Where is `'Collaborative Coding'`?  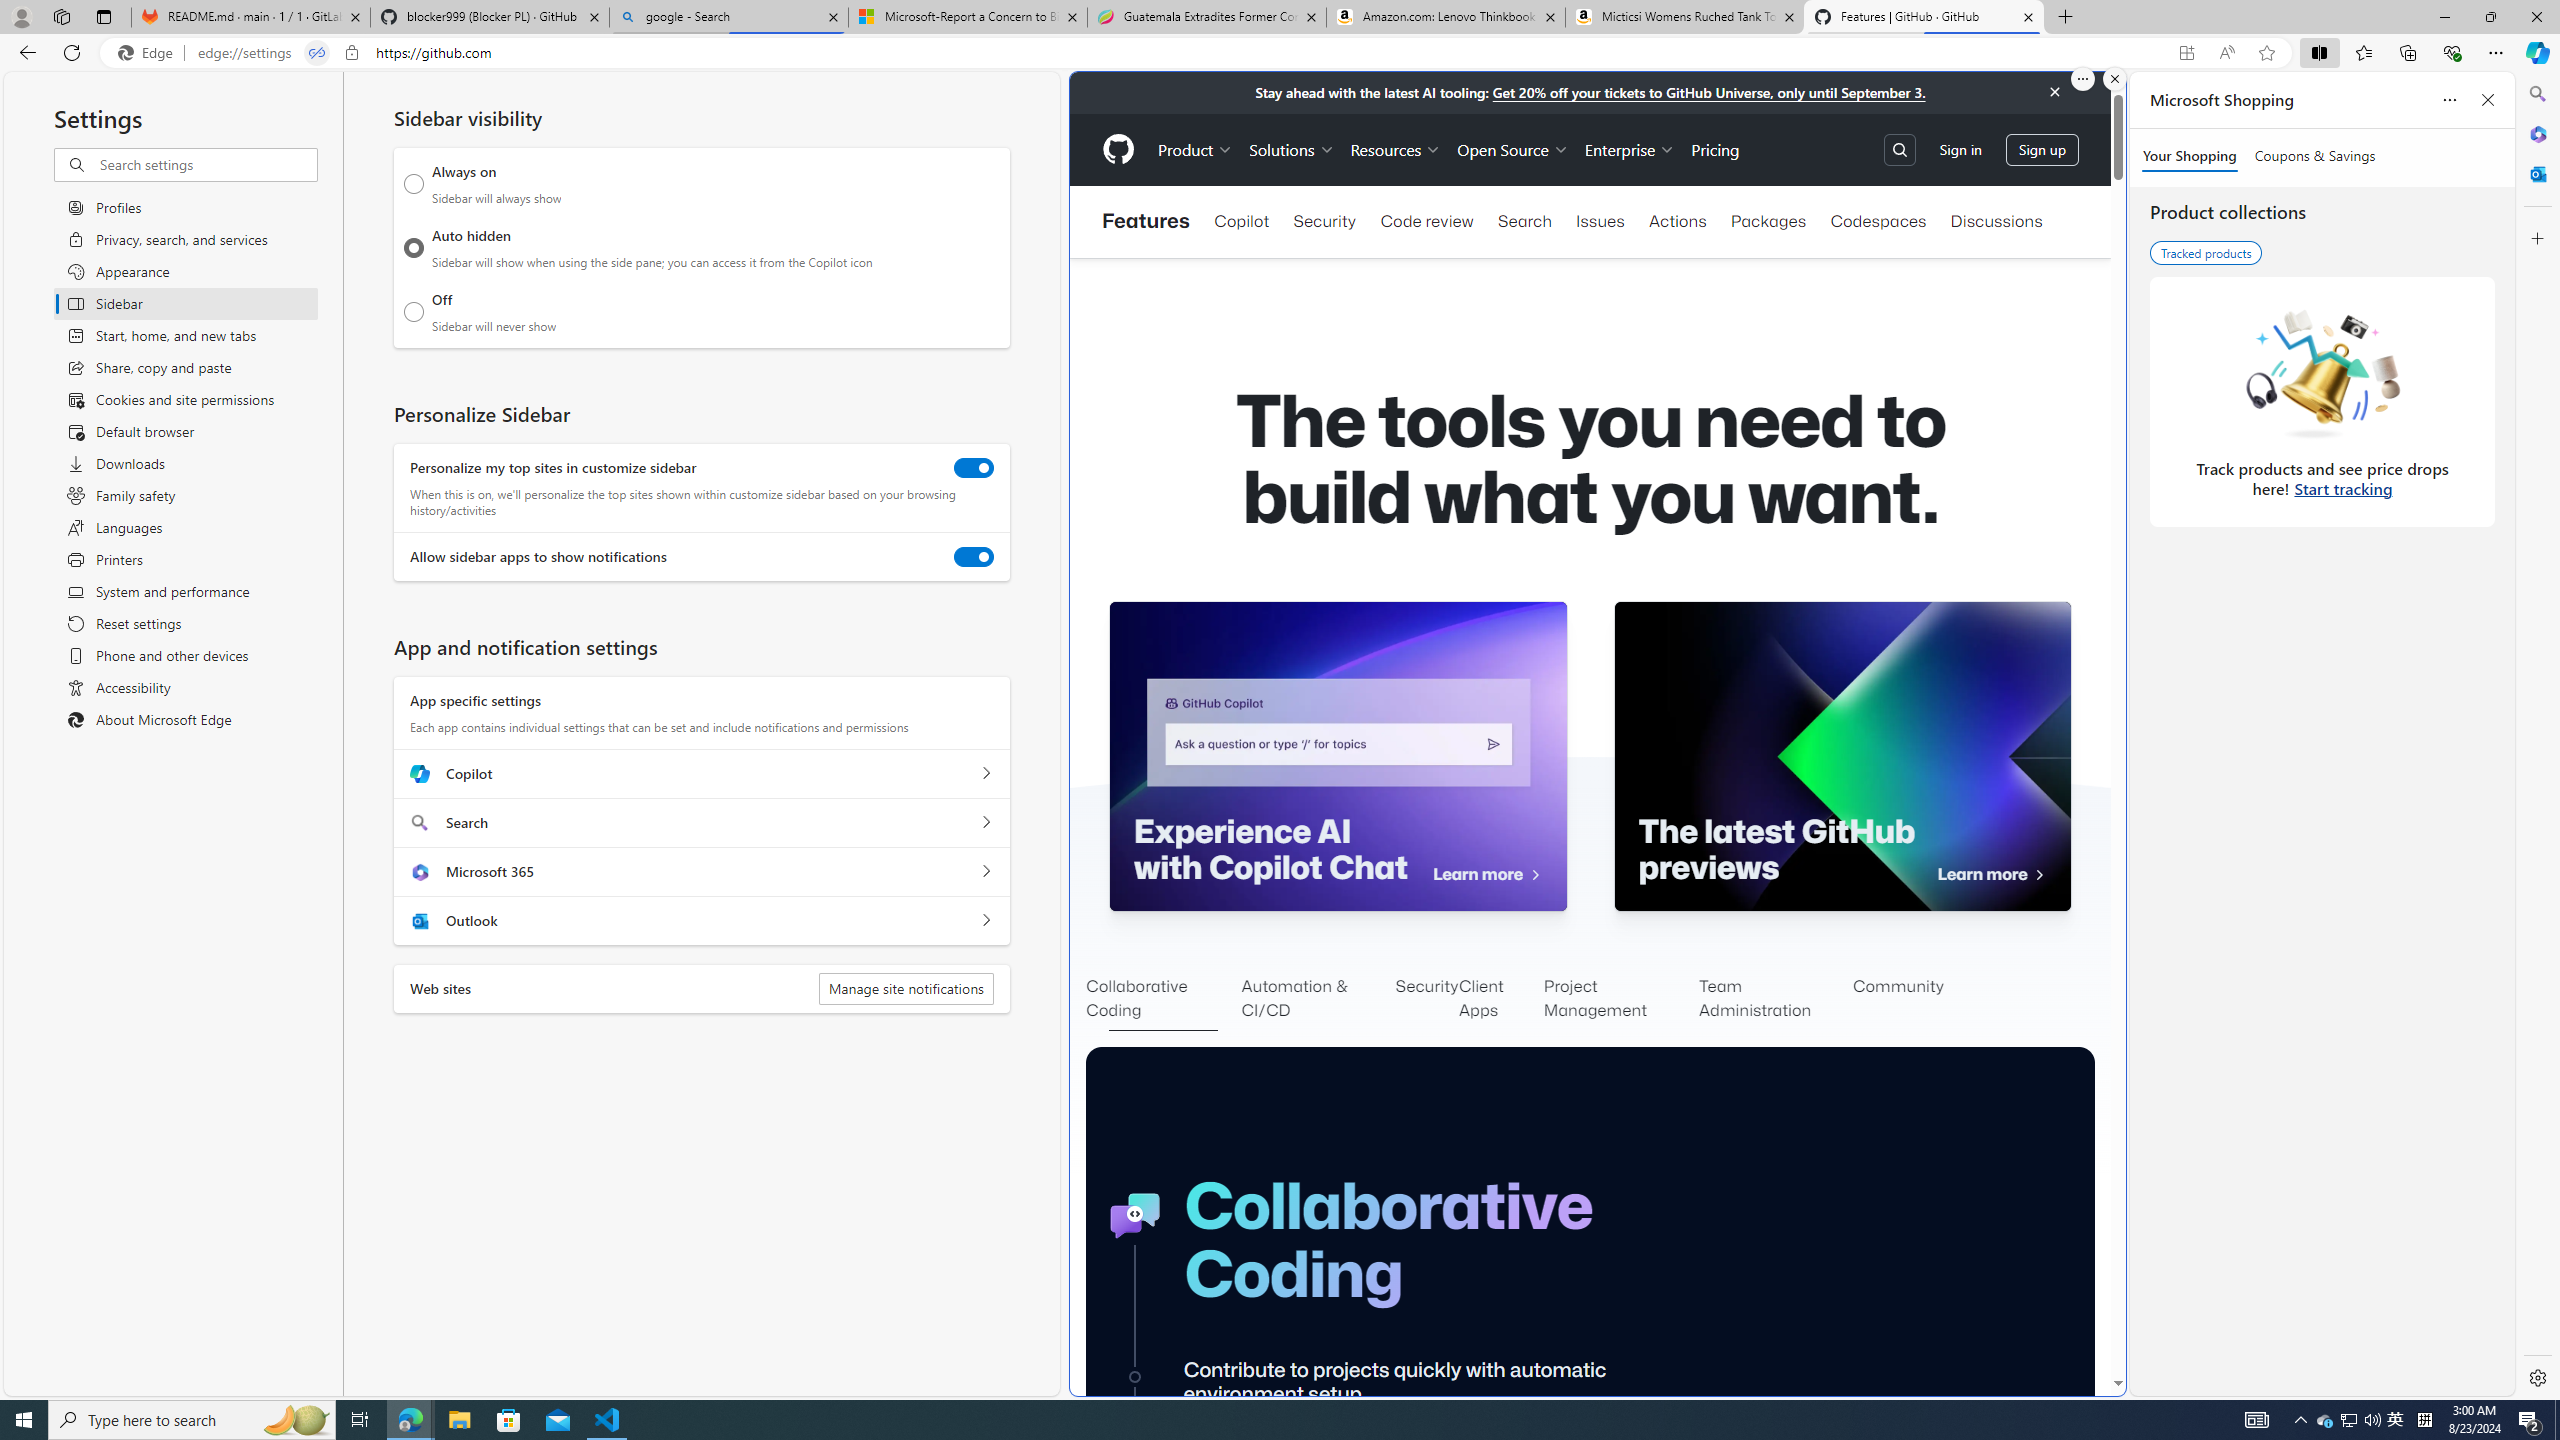
'Collaborative Coding' is located at coordinates (1162, 999).